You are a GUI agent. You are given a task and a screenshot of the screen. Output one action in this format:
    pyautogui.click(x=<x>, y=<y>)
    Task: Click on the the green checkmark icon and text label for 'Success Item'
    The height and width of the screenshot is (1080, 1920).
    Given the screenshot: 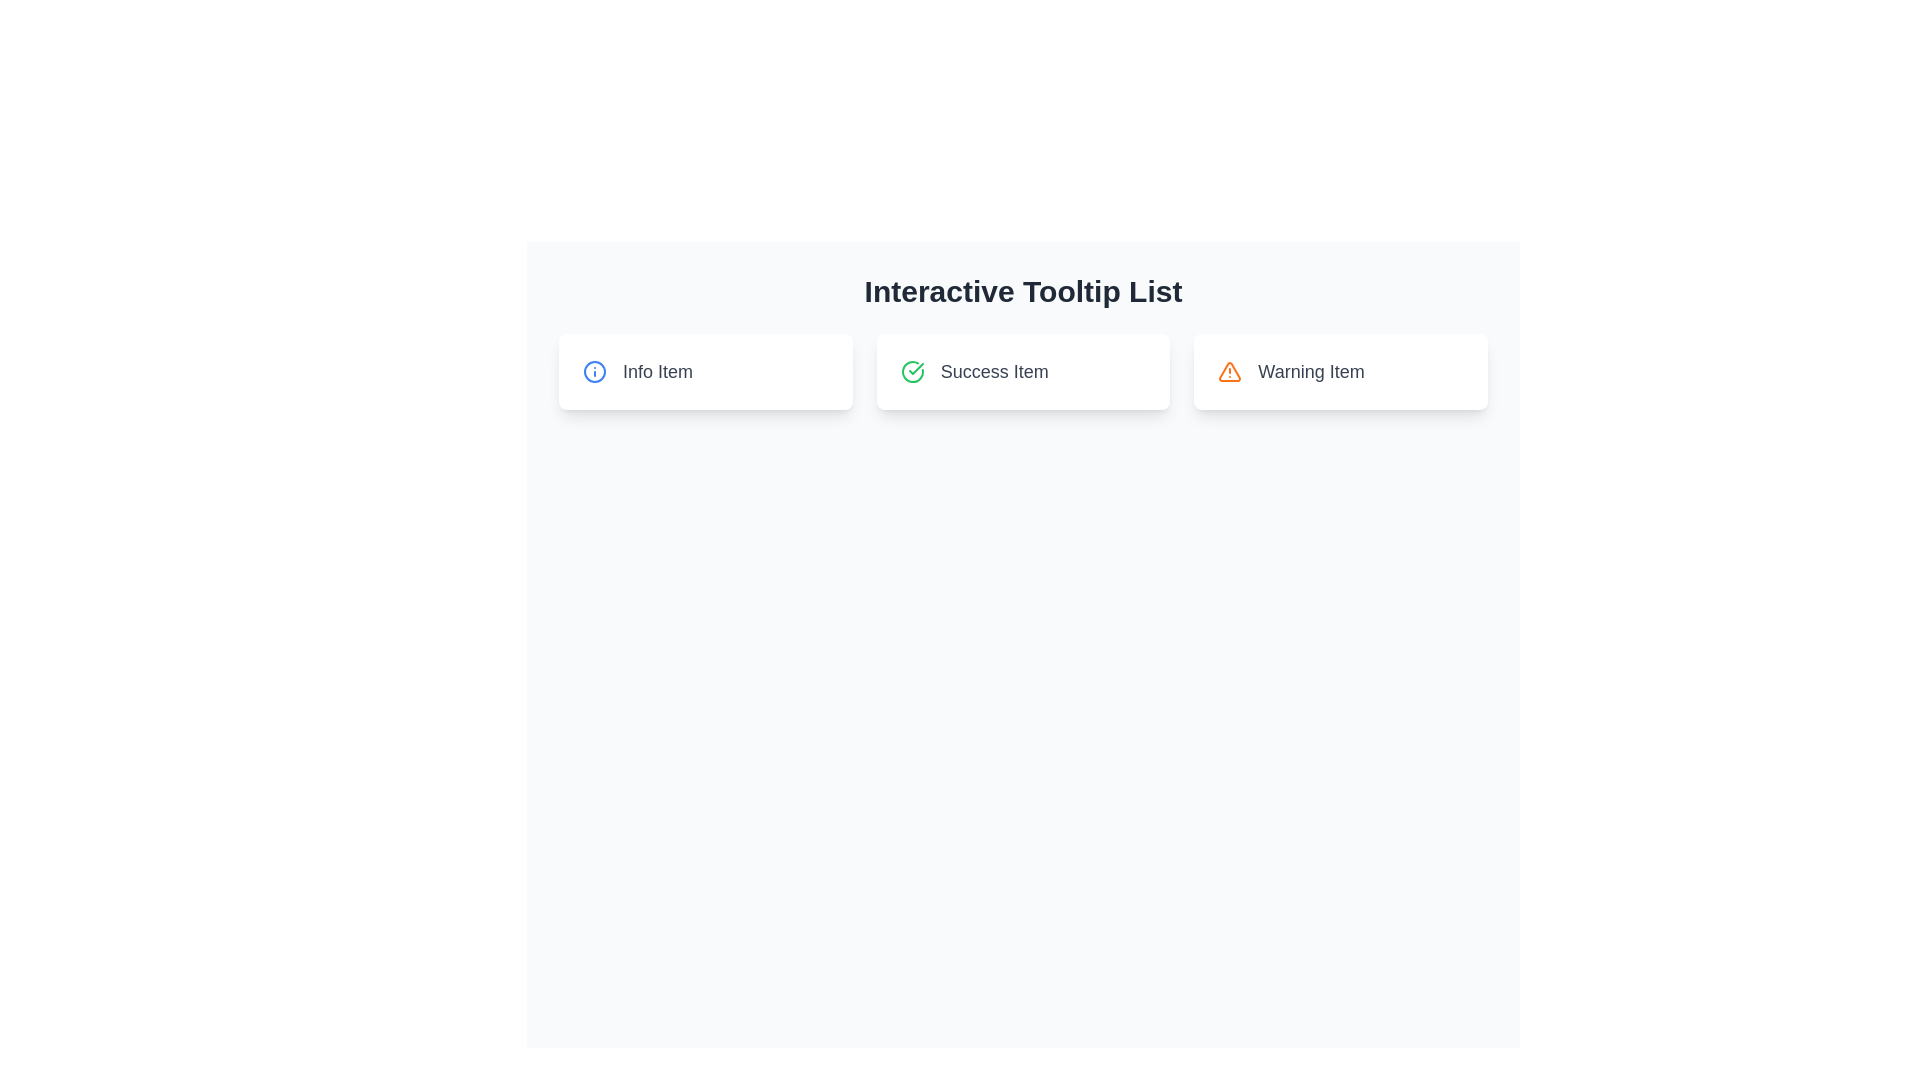 What is the action you would take?
    pyautogui.click(x=1023, y=371)
    